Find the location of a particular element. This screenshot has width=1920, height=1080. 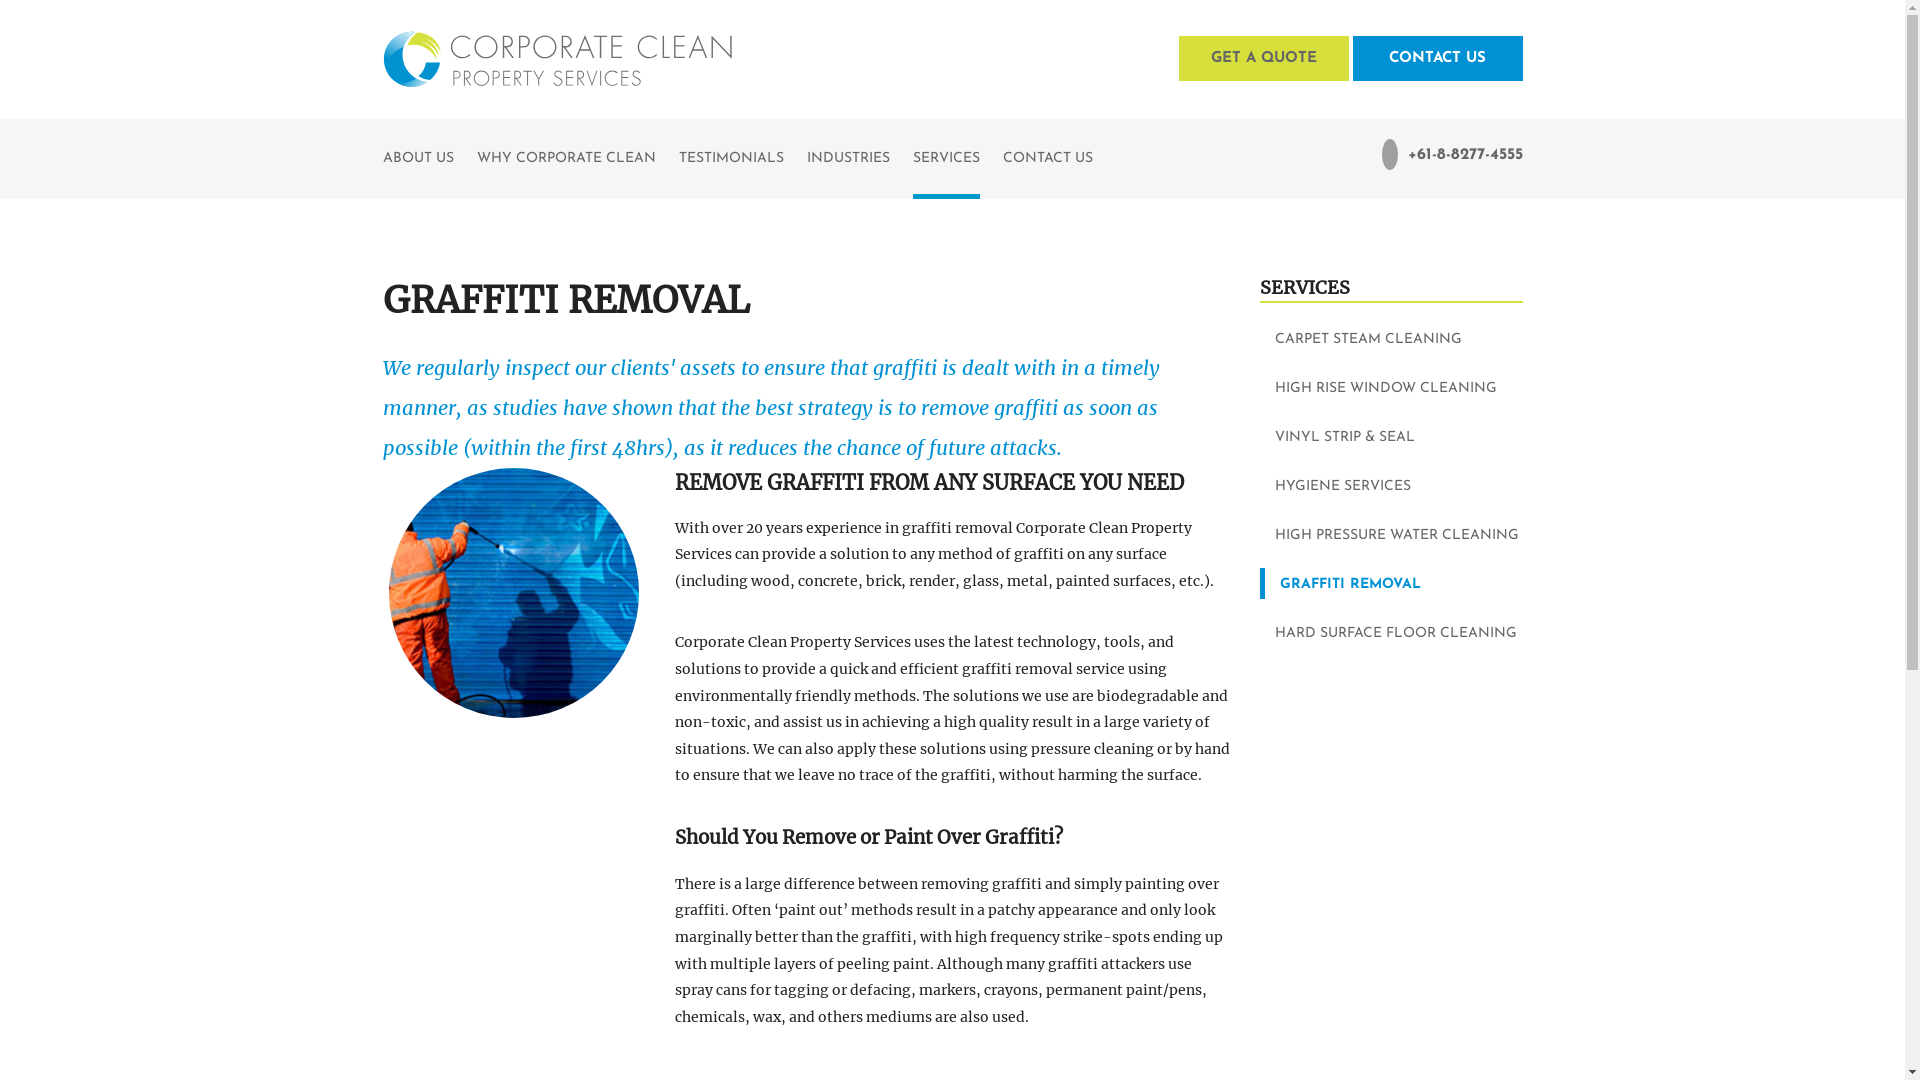

'SERVICES' is located at coordinates (944, 157).